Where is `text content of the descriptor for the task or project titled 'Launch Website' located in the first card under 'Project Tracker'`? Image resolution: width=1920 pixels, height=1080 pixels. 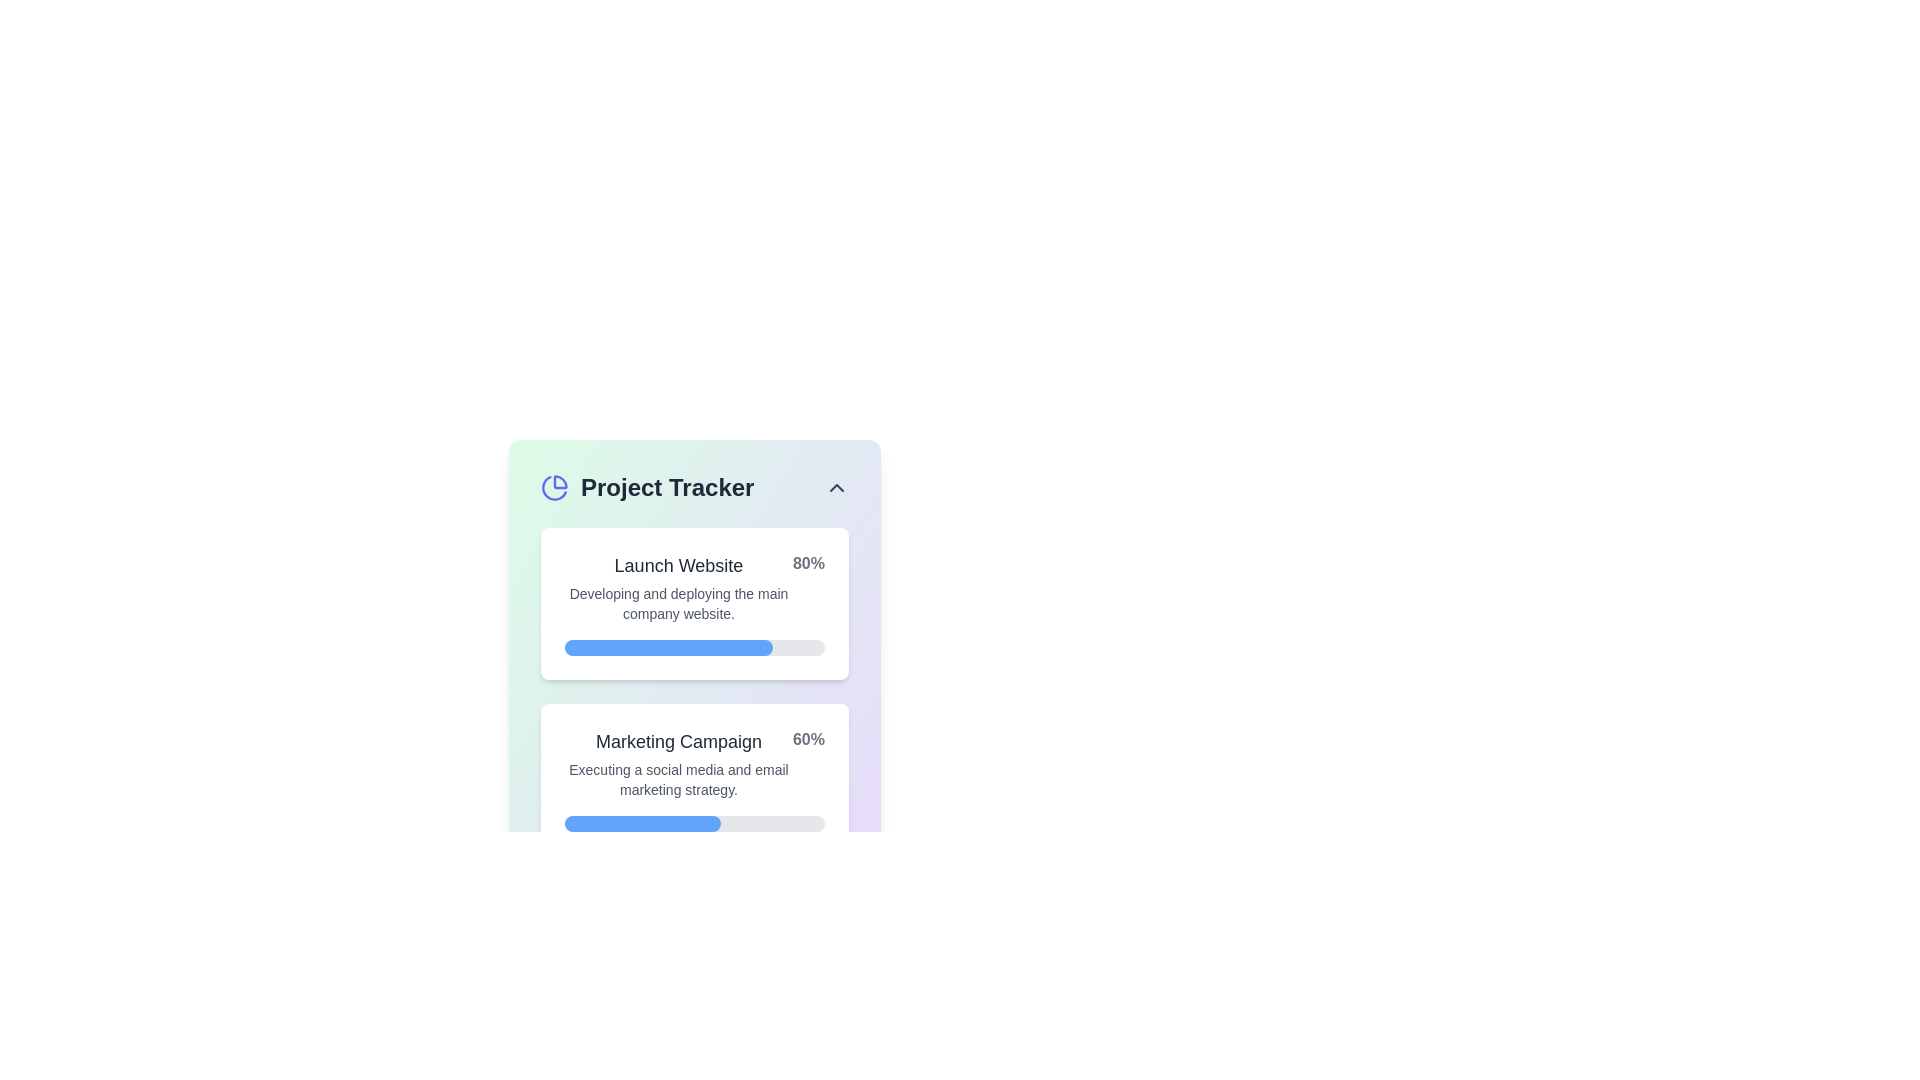 text content of the descriptor for the task or project titled 'Launch Website' located in the first card under 'Project Tracker' is located at coordinates (678, 586).